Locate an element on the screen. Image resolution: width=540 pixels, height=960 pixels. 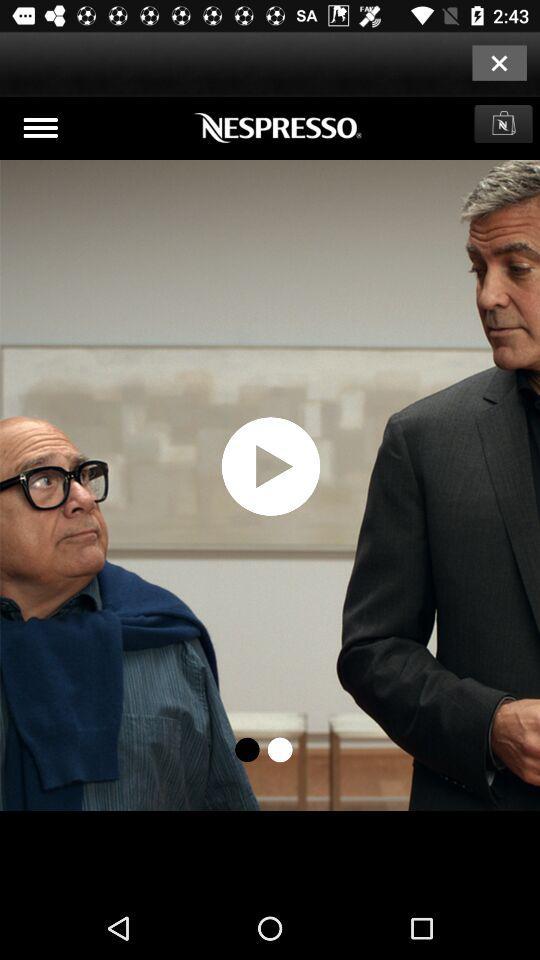
closing option is located at coordinates (498, 62).